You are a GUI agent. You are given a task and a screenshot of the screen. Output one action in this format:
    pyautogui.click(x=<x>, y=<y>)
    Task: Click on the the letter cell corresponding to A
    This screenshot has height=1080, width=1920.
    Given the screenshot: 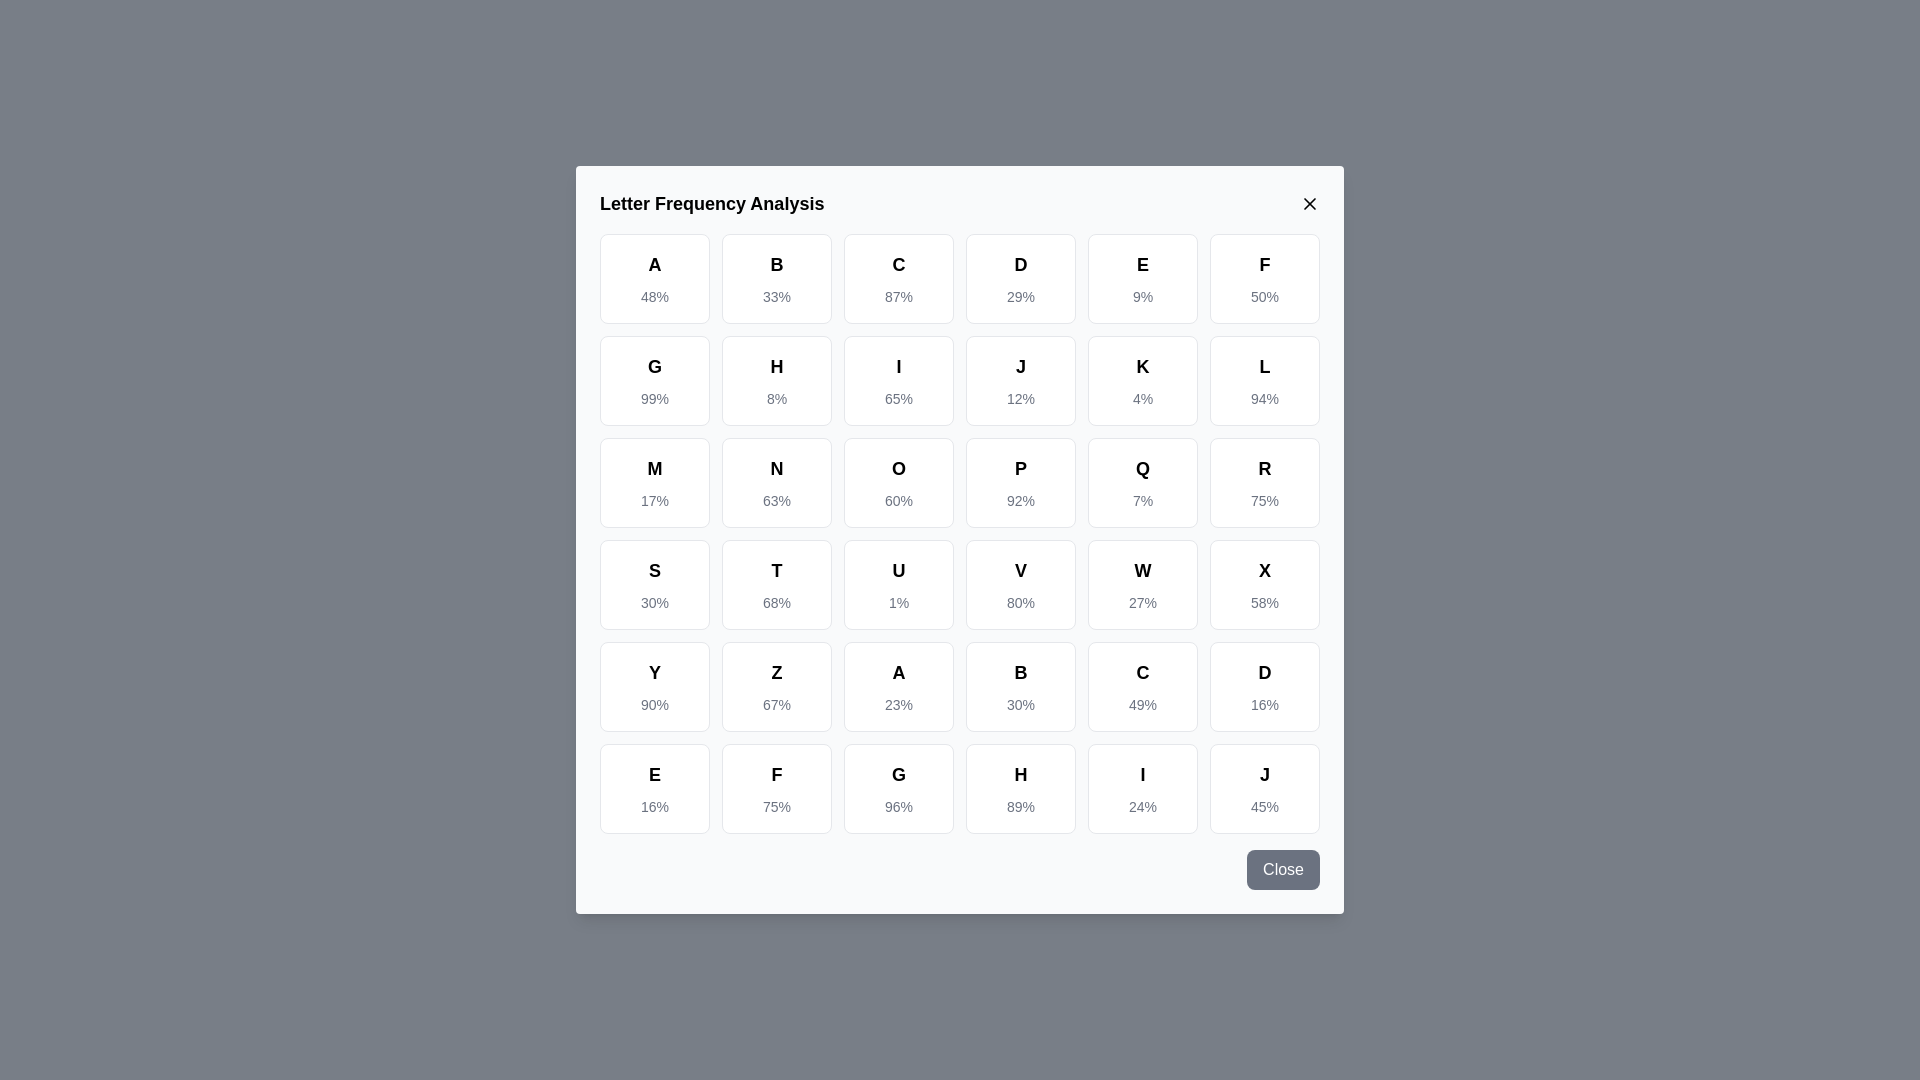 What is the action you would take?
    pyautogui.click(x=654, y=278)
    